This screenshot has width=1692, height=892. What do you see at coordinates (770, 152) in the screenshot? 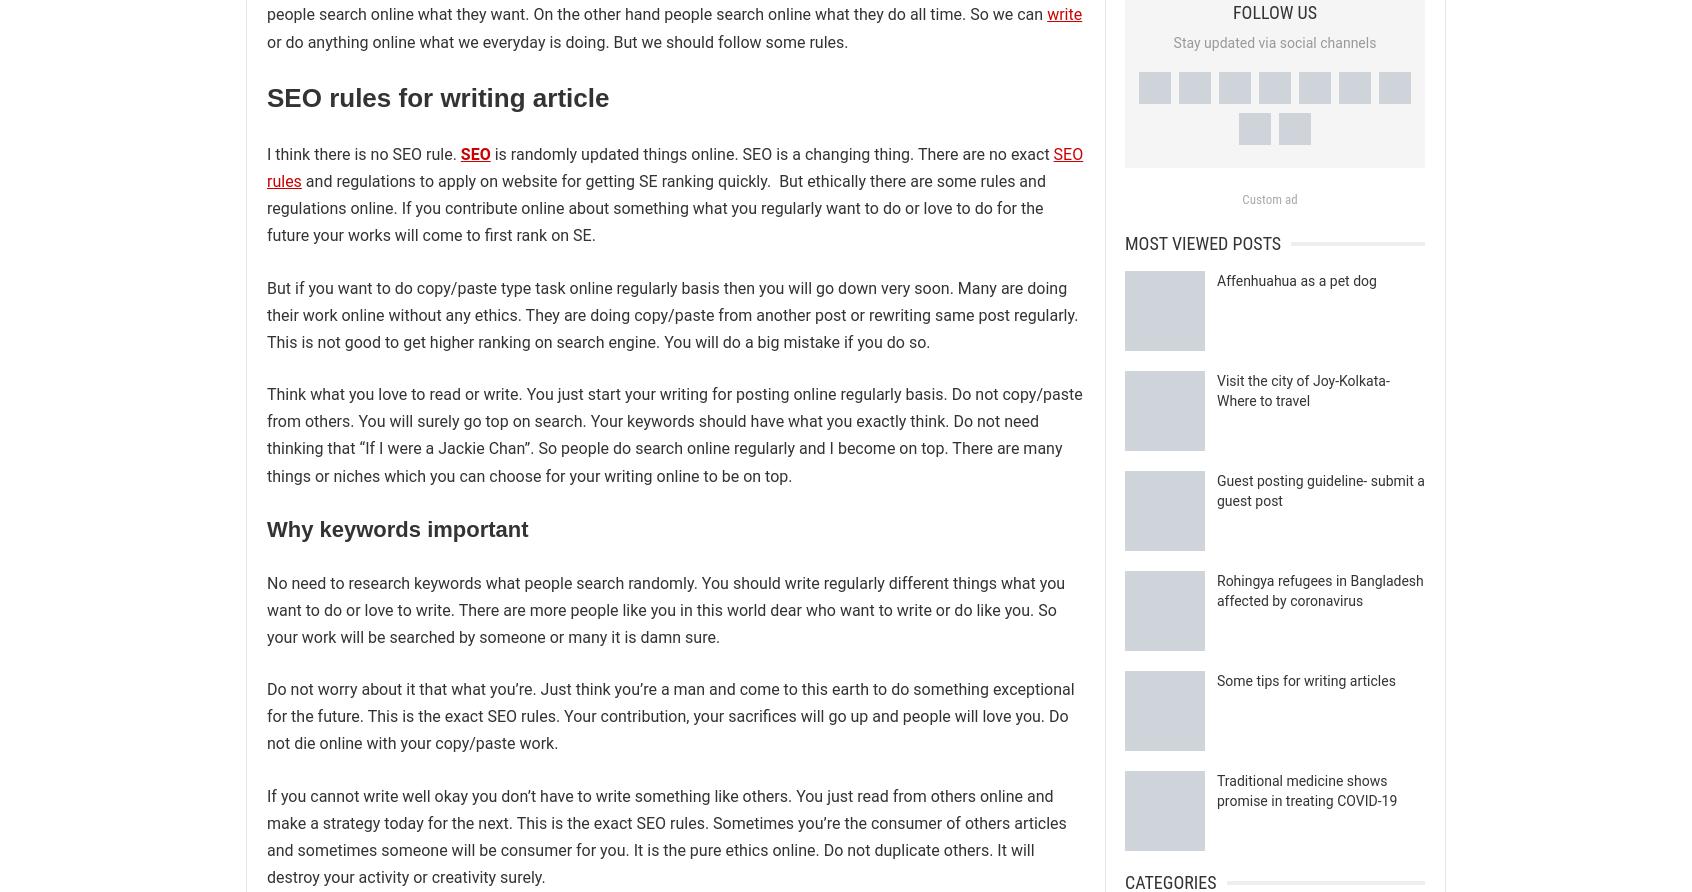
I see `'is randomly updated things online. SEO is a changing thing. There are no exact'` at bounding box center [770, 152].